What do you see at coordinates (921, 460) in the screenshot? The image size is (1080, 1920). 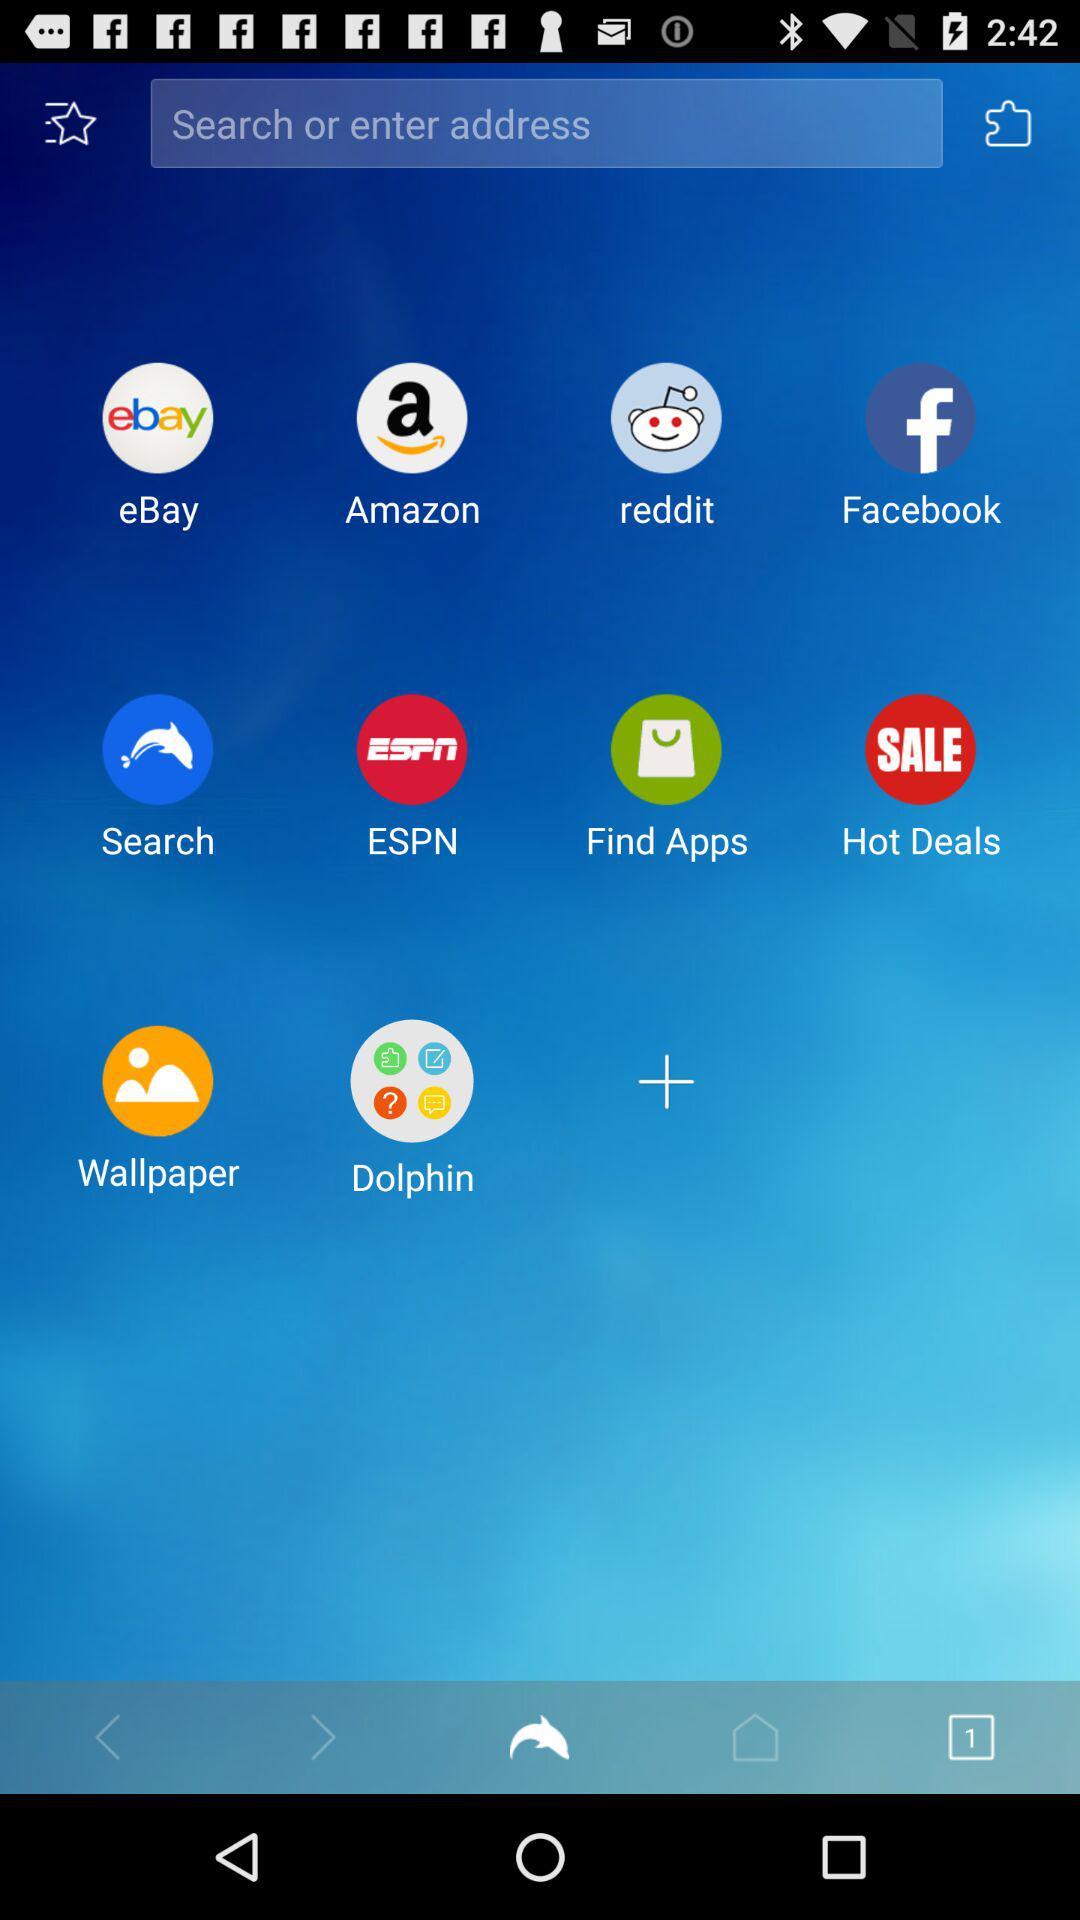 I see `the facebook item` at bounding box center [921, 460].